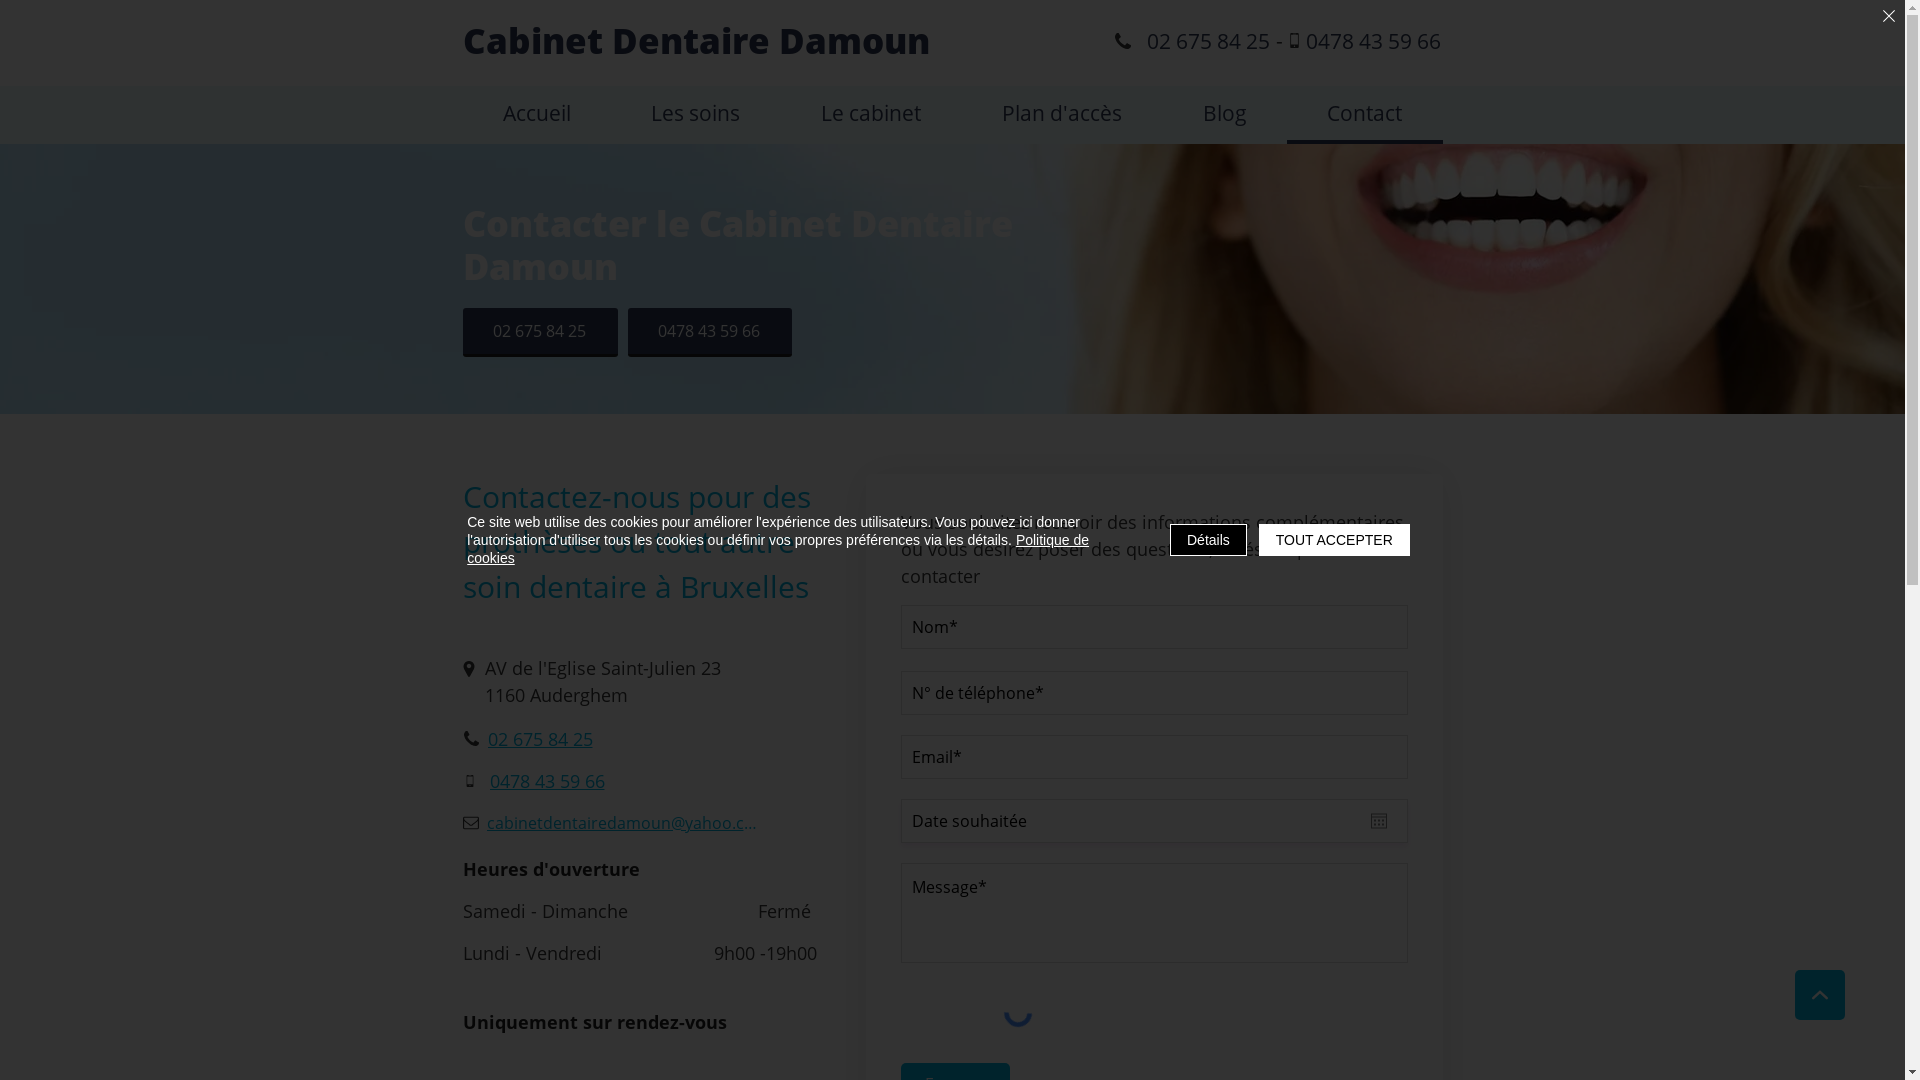 This screenshot has height=1080, width=1920. What do you see at coordinates (536, 115) in the screenshot?
I see `'Accueil'` at bounding box center [536, 115].